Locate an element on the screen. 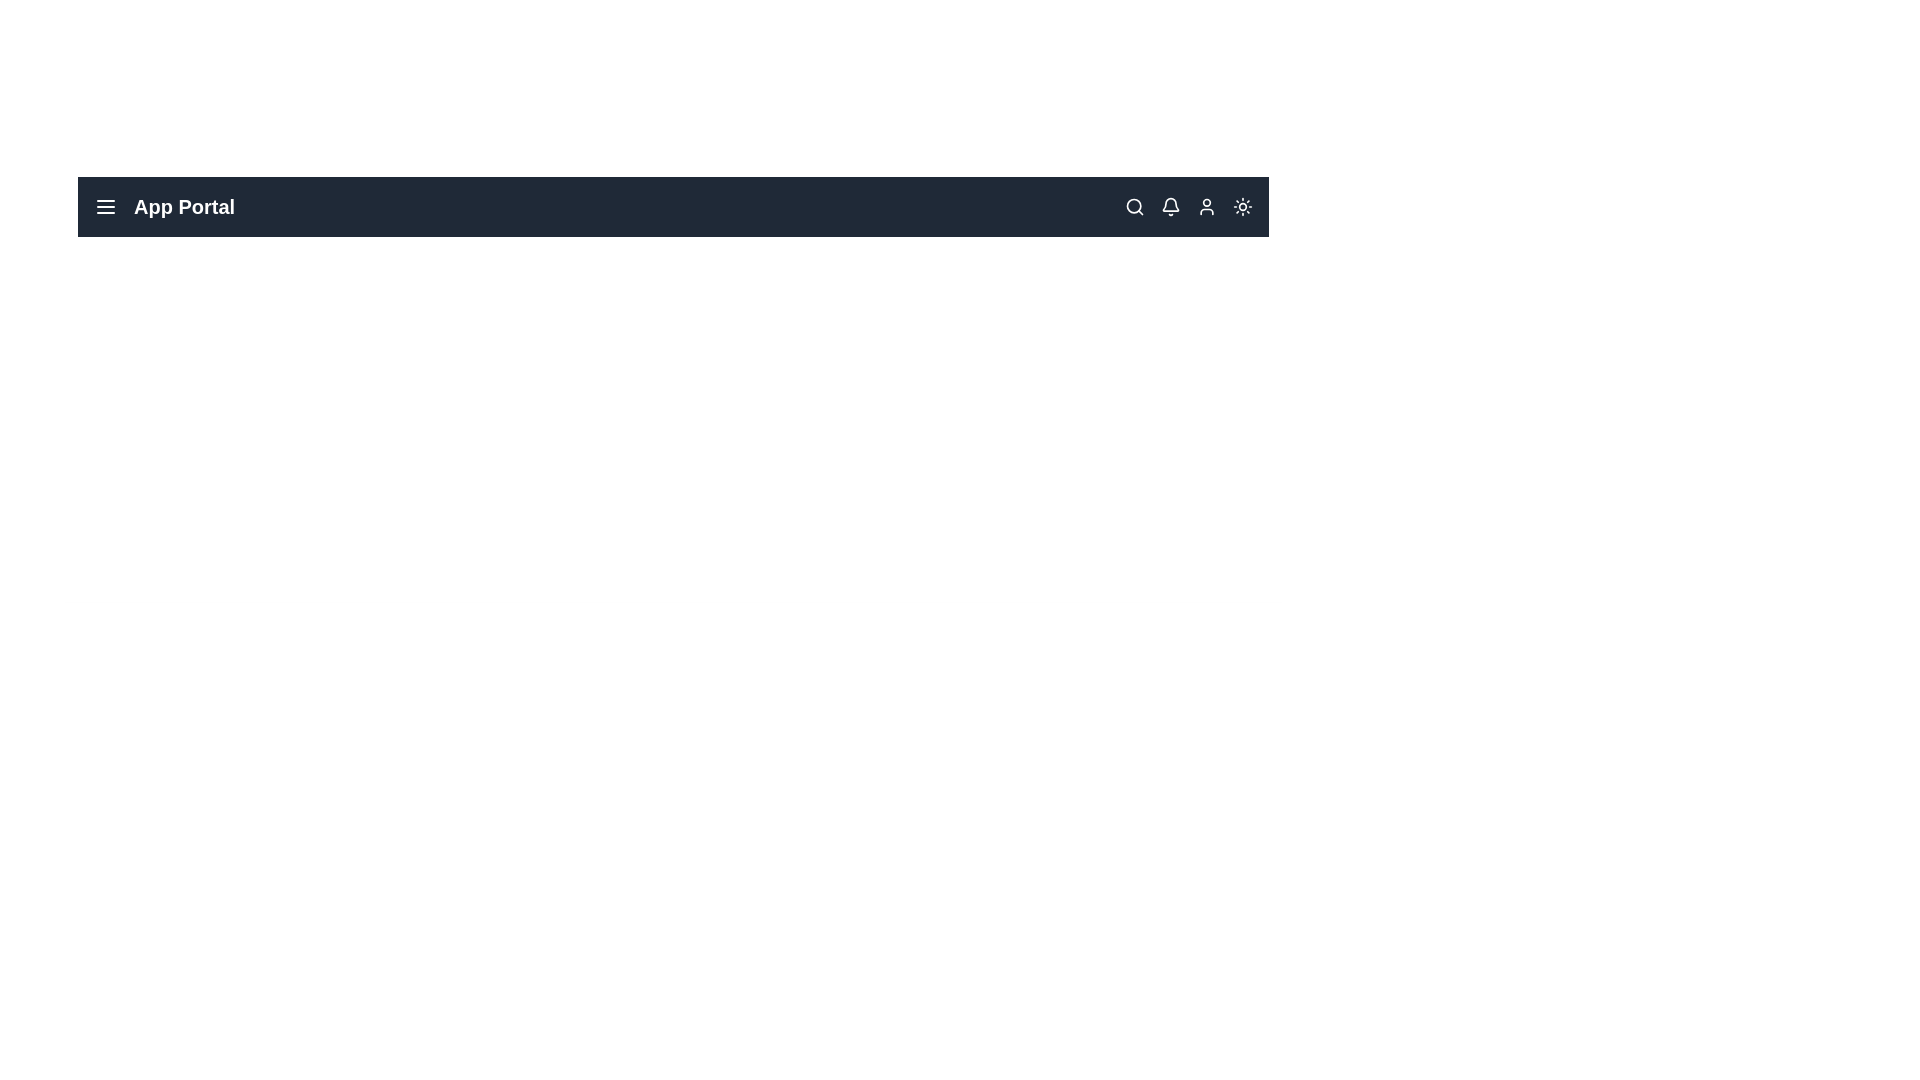  the sun/moon icon to toggle between dark and light mode is located at coordinates (1242, 207).